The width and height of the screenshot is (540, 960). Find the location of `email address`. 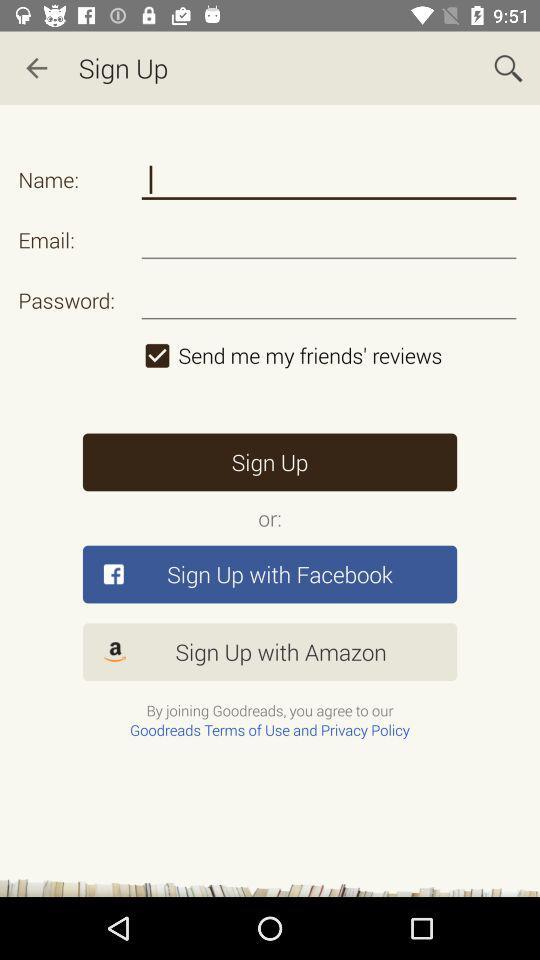

email address is located at coordinates (329, 240).